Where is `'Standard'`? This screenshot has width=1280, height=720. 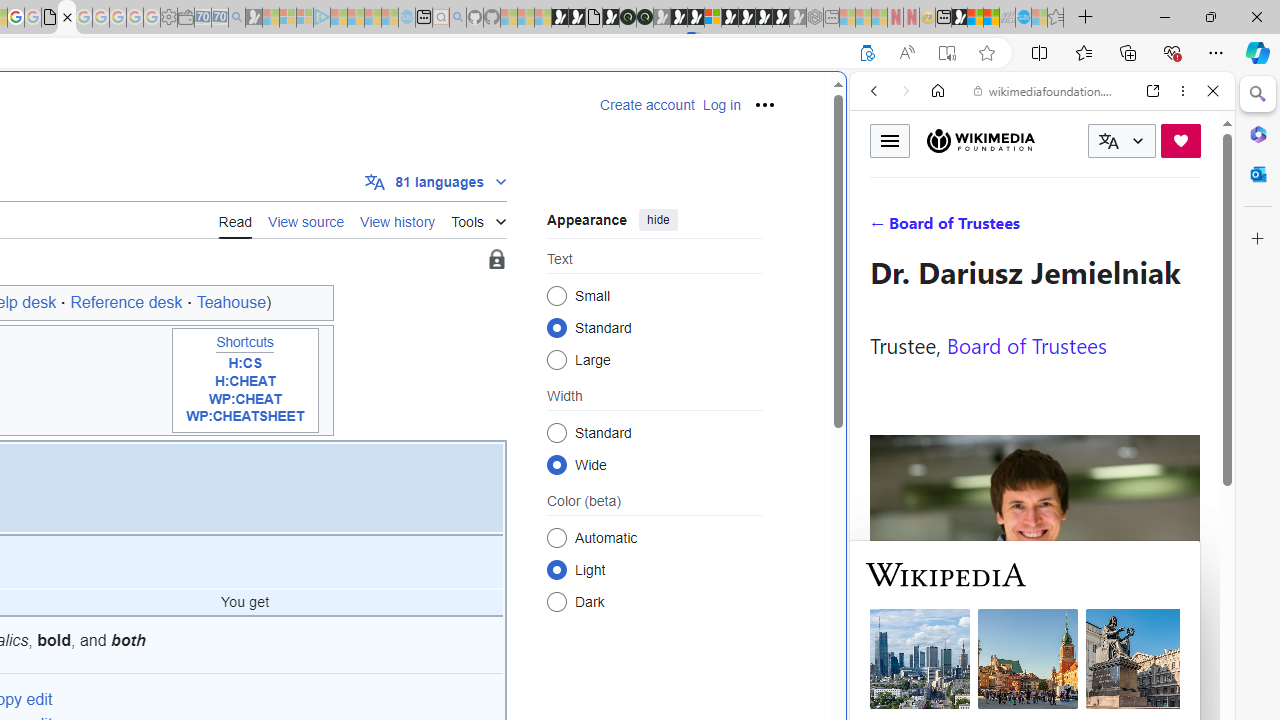
'Standard' is located at coordinates (556, 431).